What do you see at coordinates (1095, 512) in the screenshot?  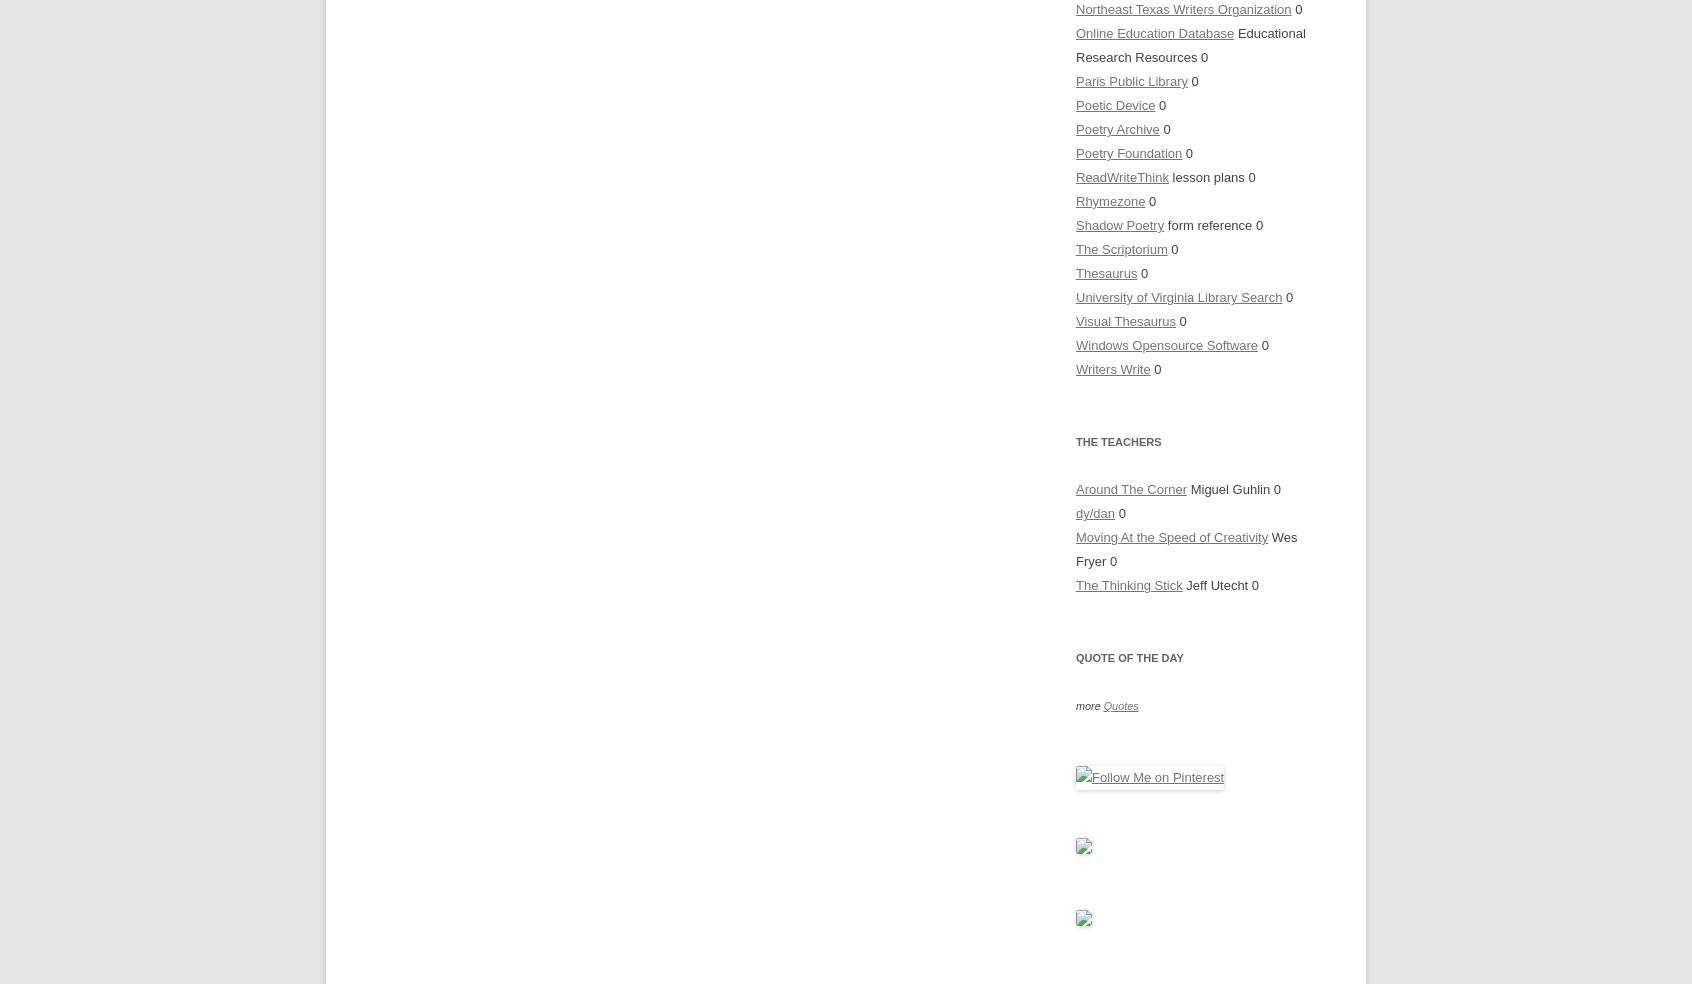 I see `'dy/dan'` at bounding box center [1095, 512].